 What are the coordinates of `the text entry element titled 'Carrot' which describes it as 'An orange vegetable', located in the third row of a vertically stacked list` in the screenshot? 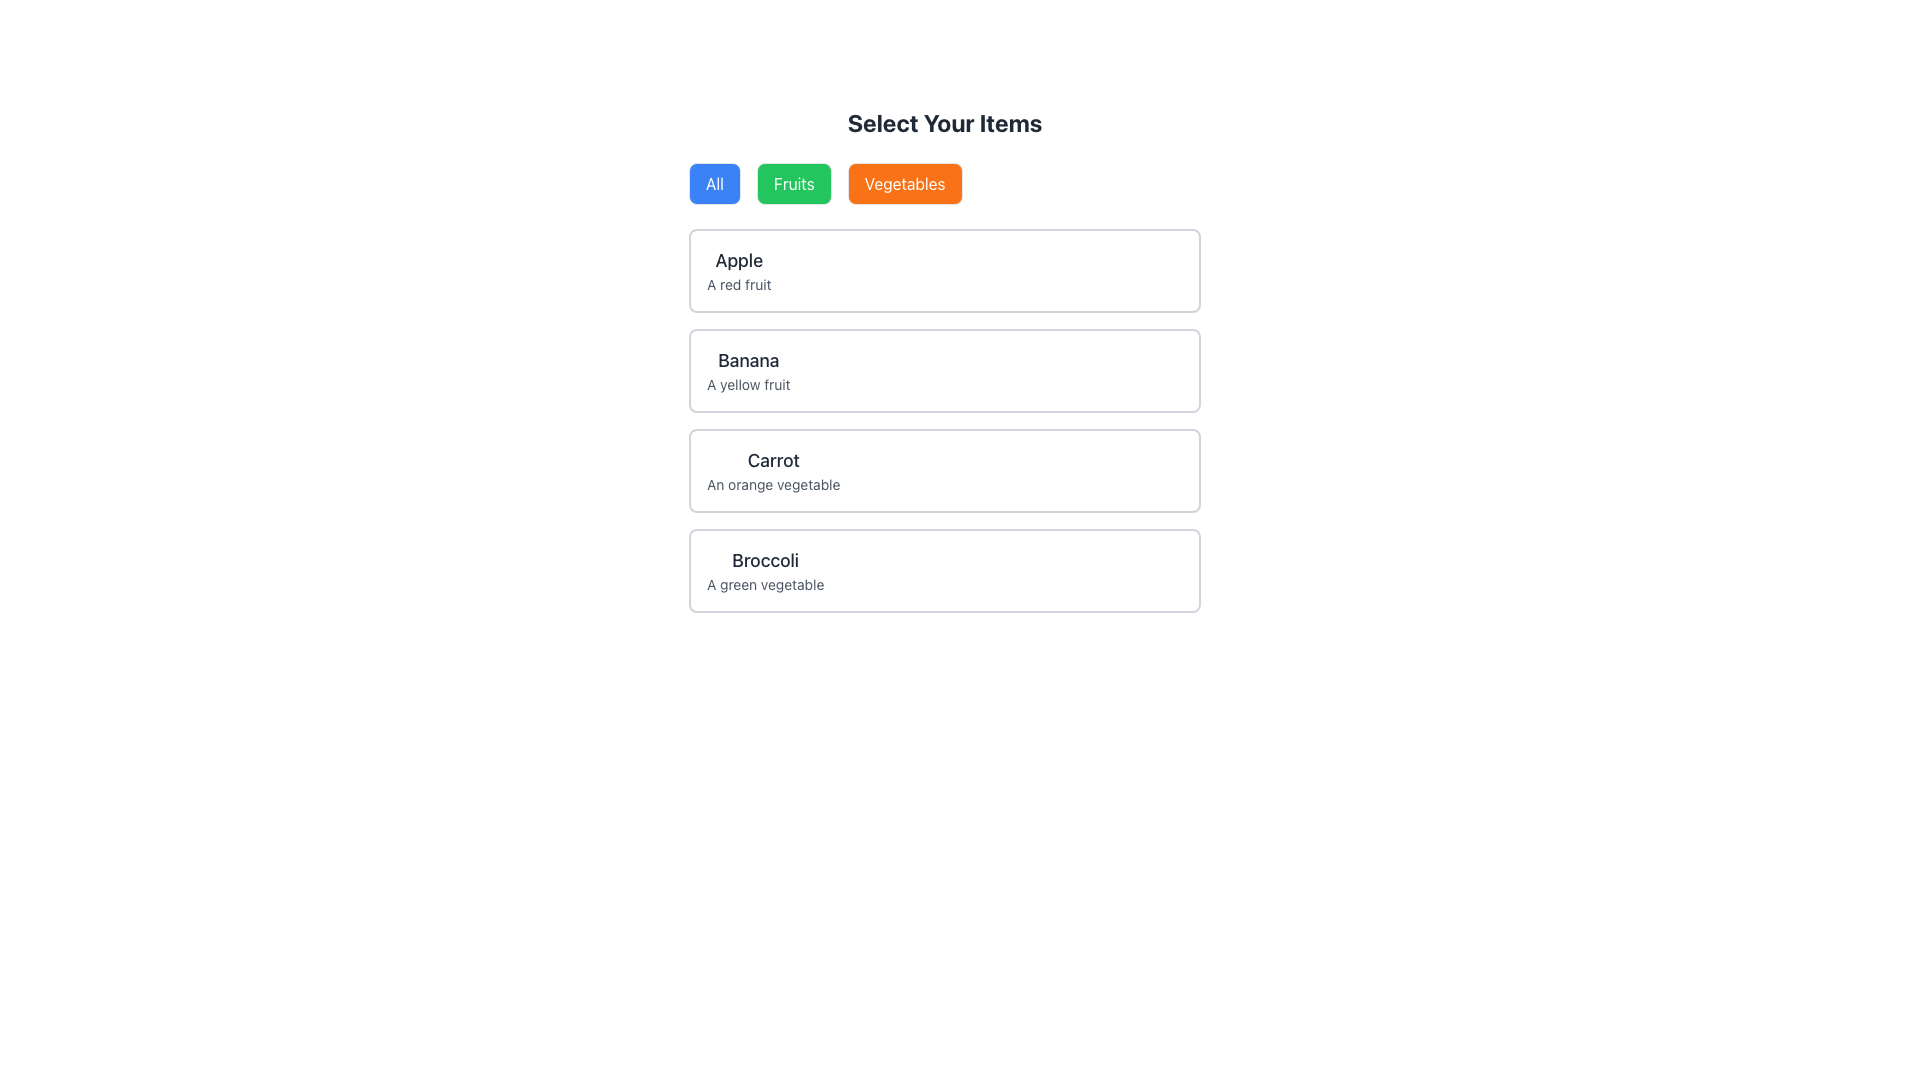 It's located at (772, 470).